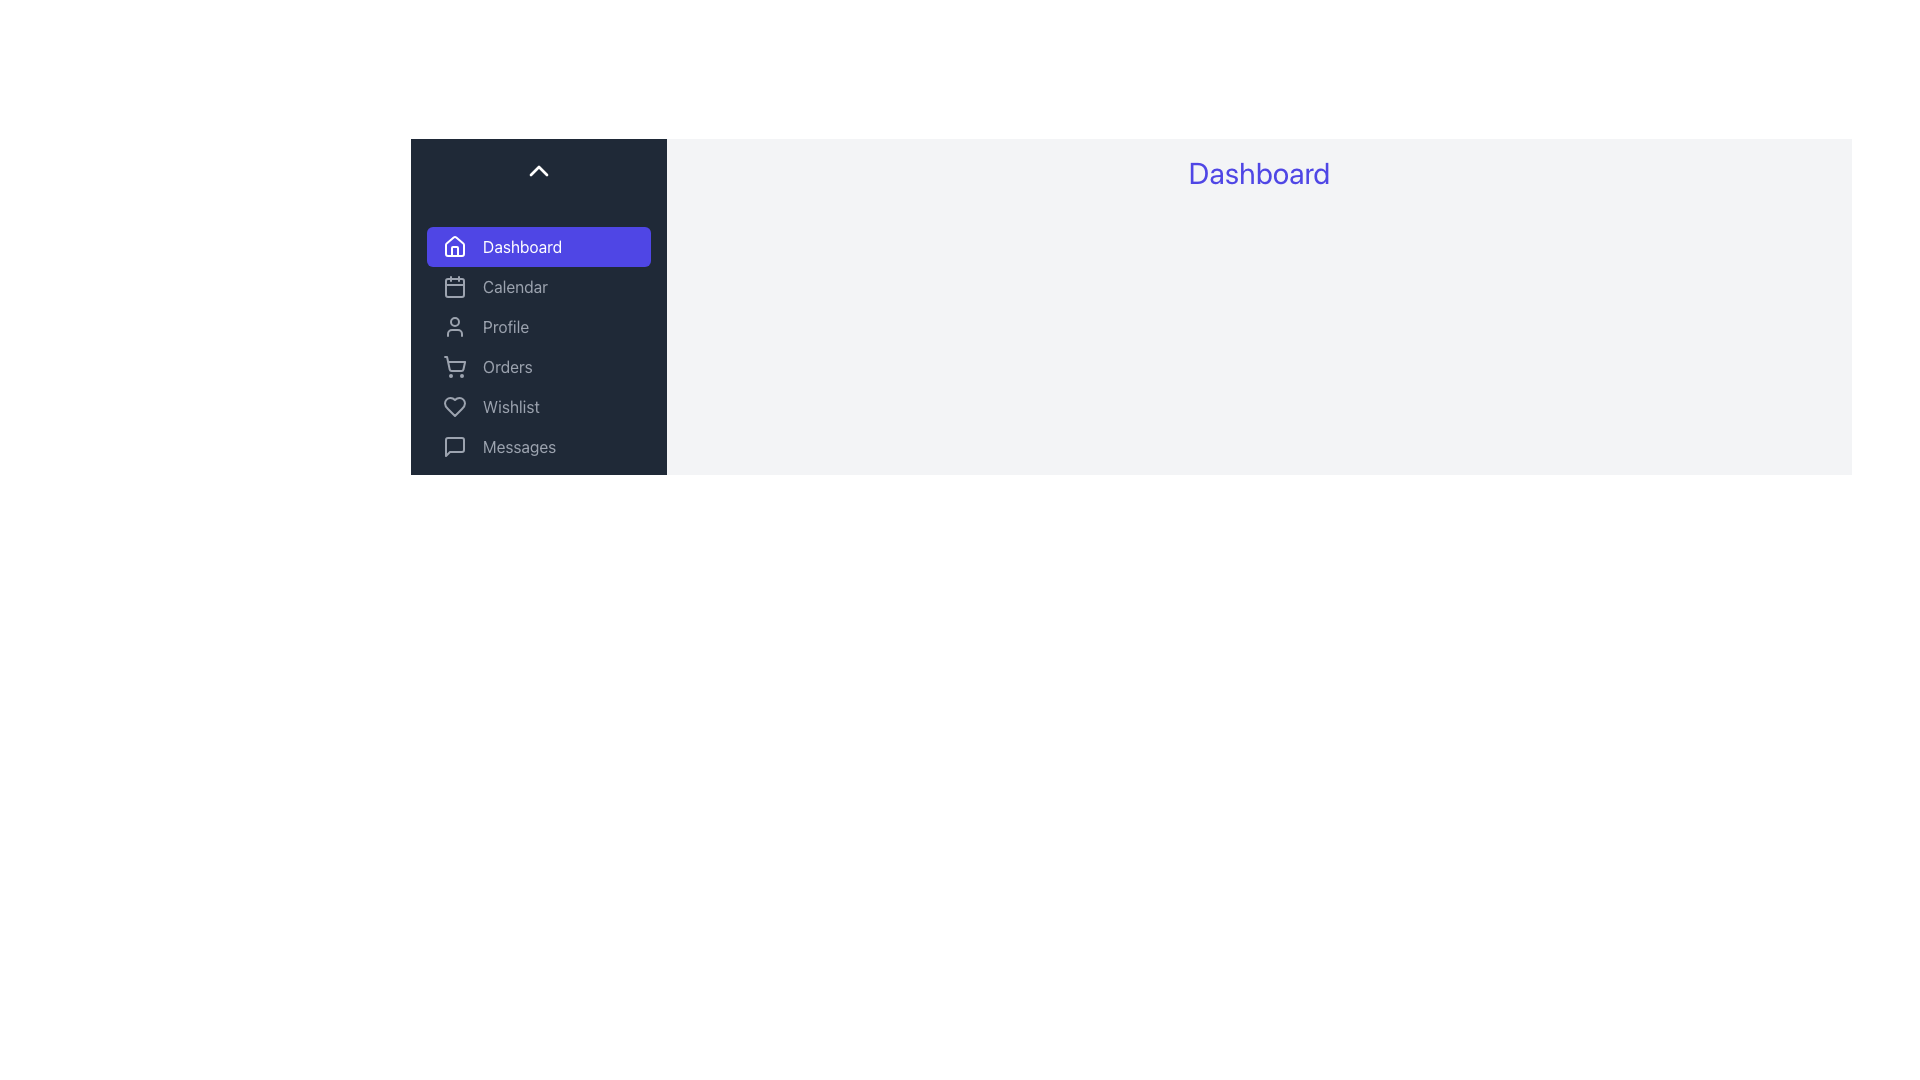 The image size is (1920, 1080). What do you see at coordinates (454, 288) in the screenshot?
I see `the small rectangular icon with rounded corners that represents the calendar, located to the left of the 'Calendar' label in the sidebar navigation` at bounding box center [454, 288].